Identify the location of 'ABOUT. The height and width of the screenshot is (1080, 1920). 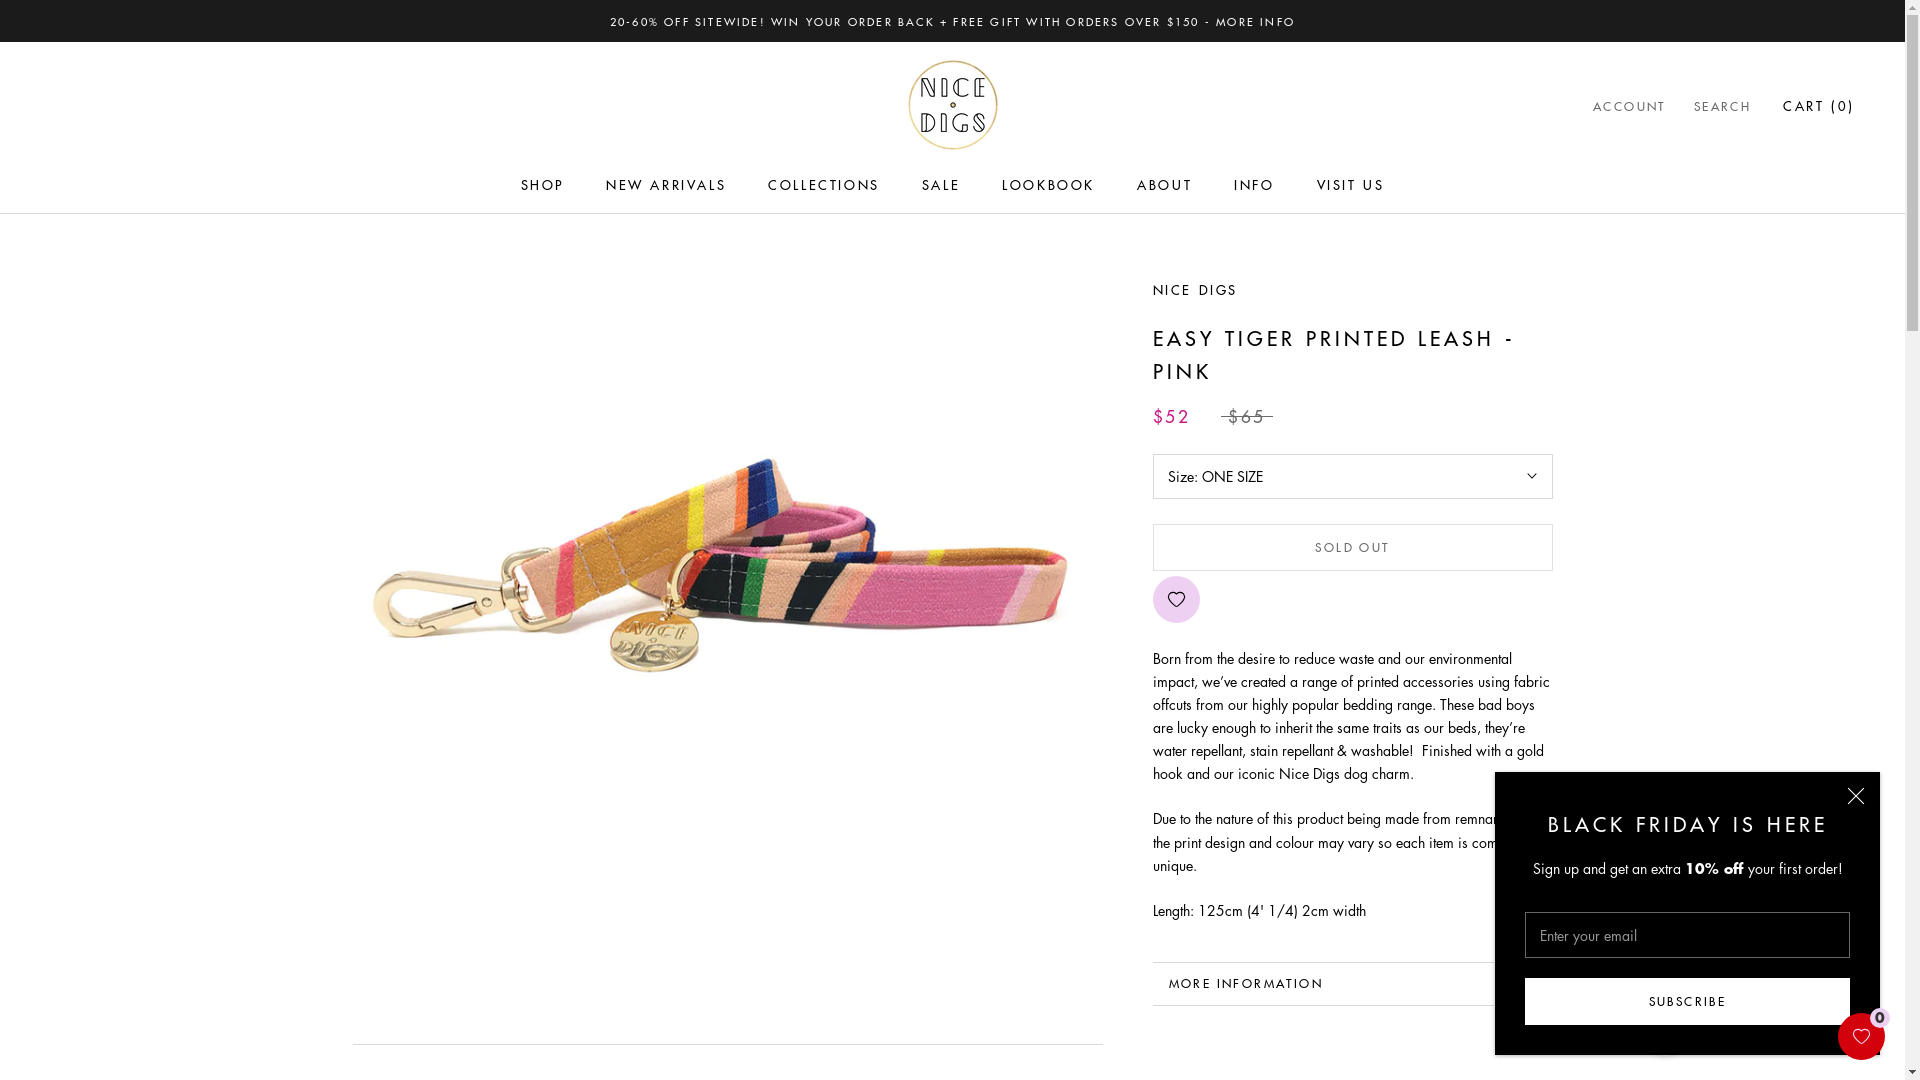
(1164, 184).